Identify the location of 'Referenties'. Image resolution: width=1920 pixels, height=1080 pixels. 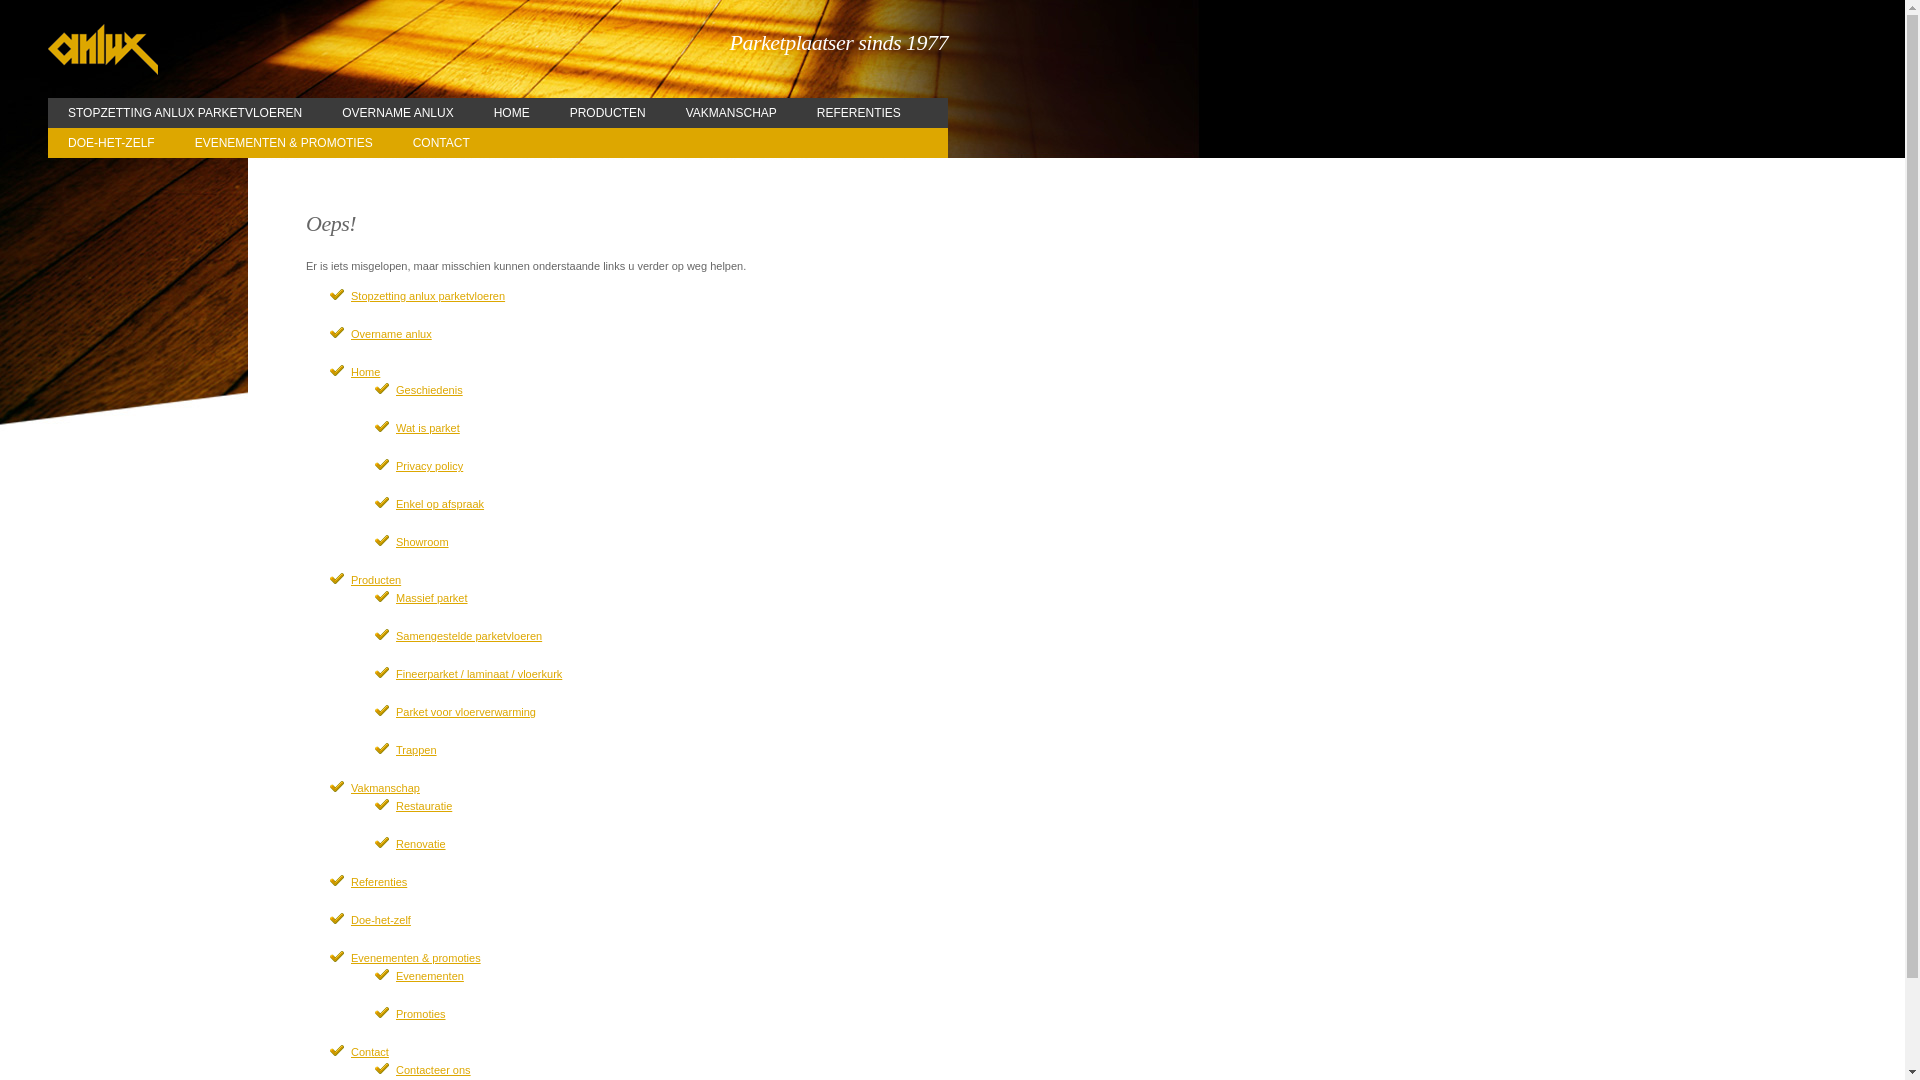
(379, 881).